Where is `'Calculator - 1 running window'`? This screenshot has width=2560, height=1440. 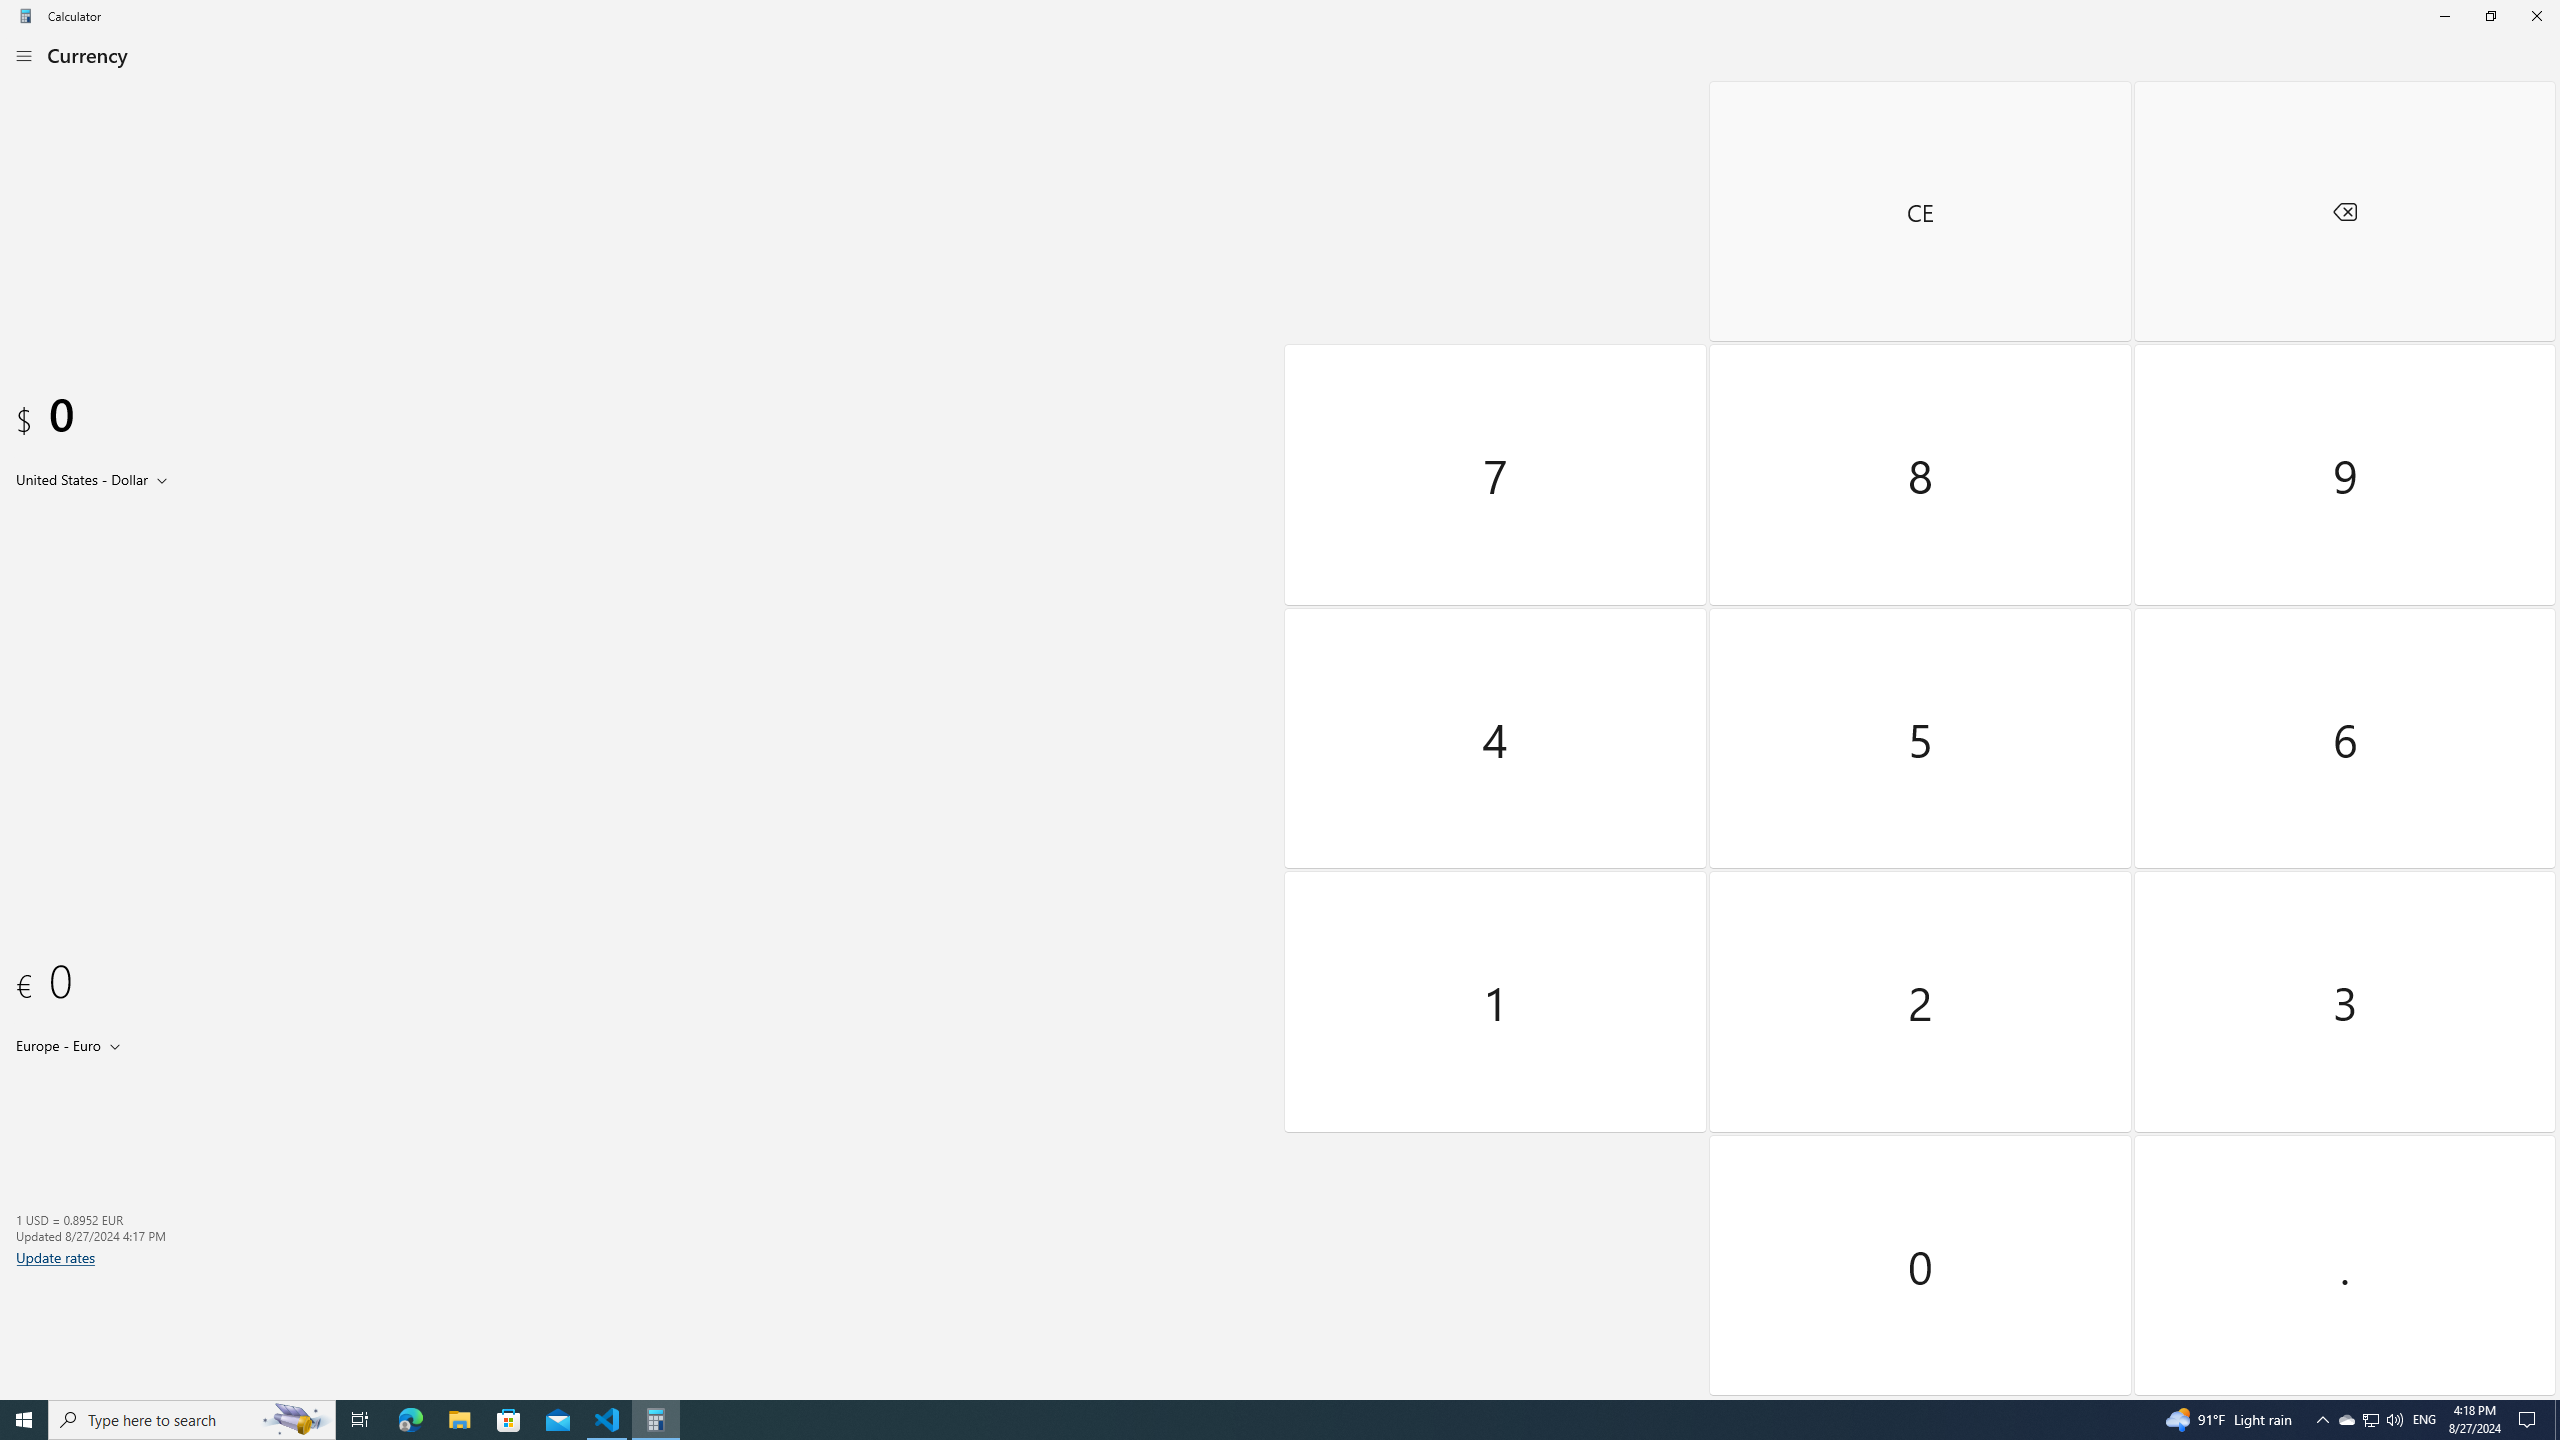
'Calculator - 1 running window' is located at coordinates (656, 1418).